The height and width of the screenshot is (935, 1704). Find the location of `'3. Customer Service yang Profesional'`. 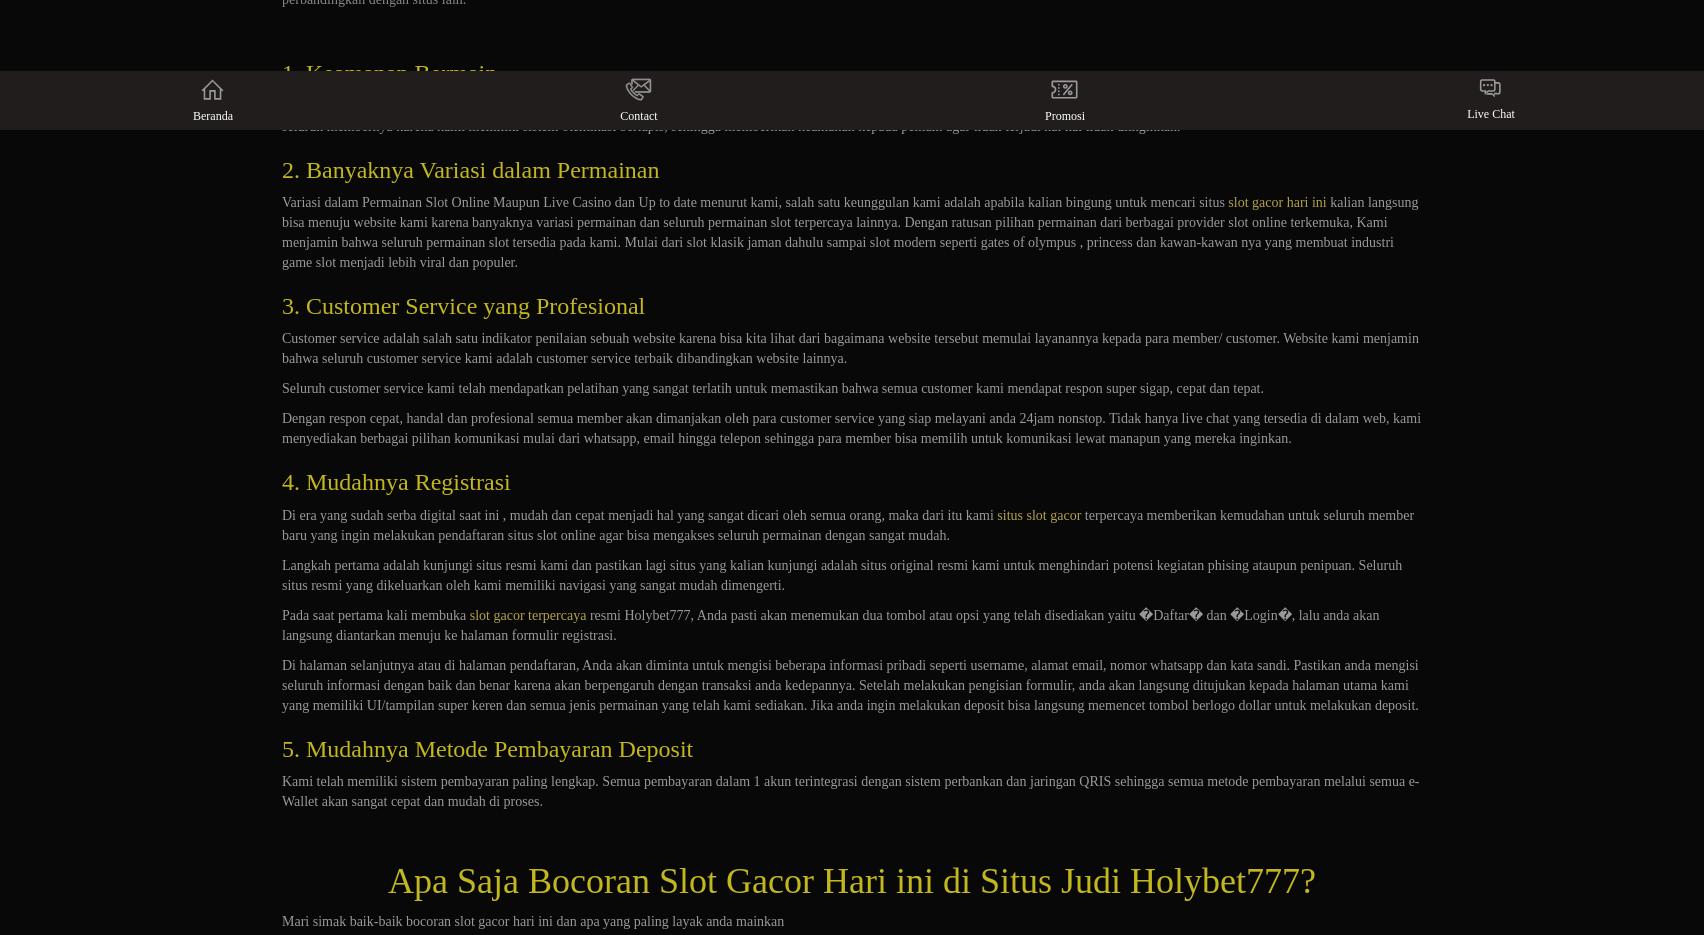

'3. Customer Service yang Profesional' is located at coordinates (463, 306).